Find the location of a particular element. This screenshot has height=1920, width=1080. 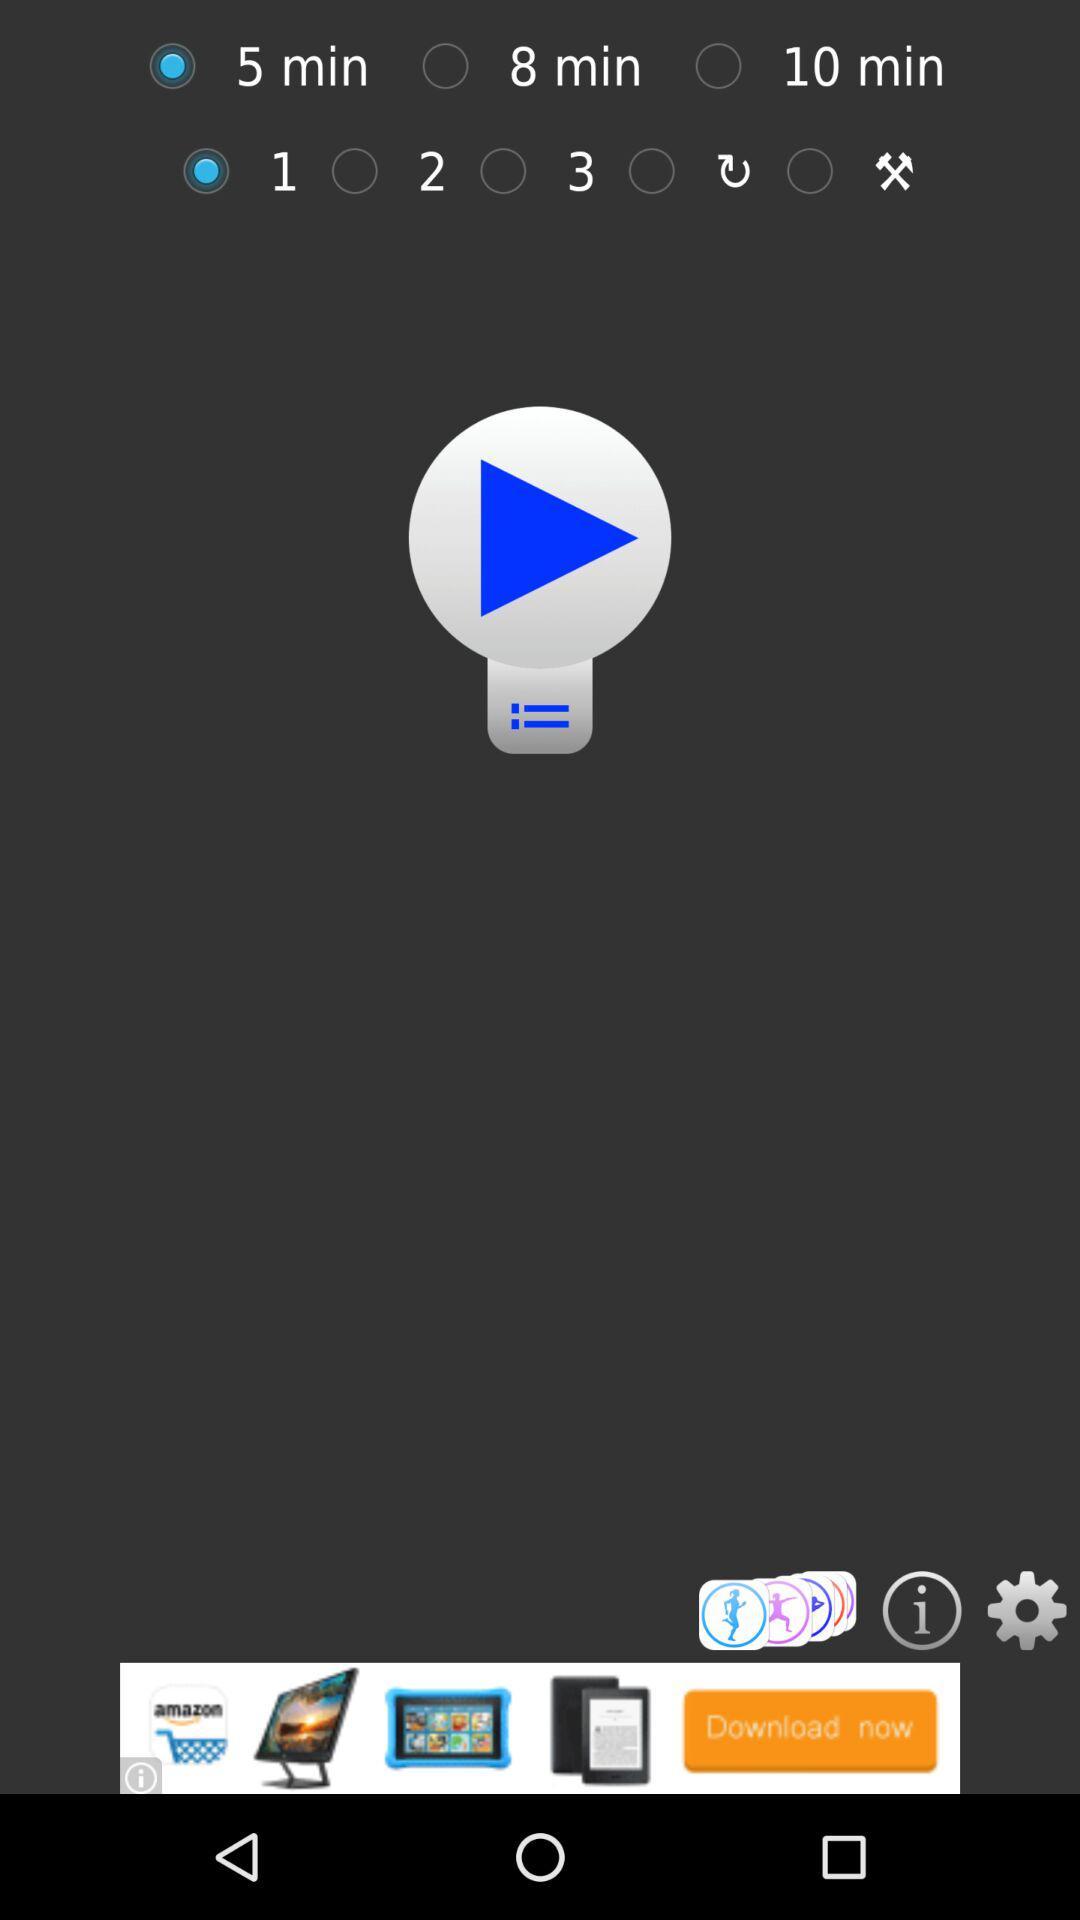

set time to 5 minutes is located at coordinates (182, 66).